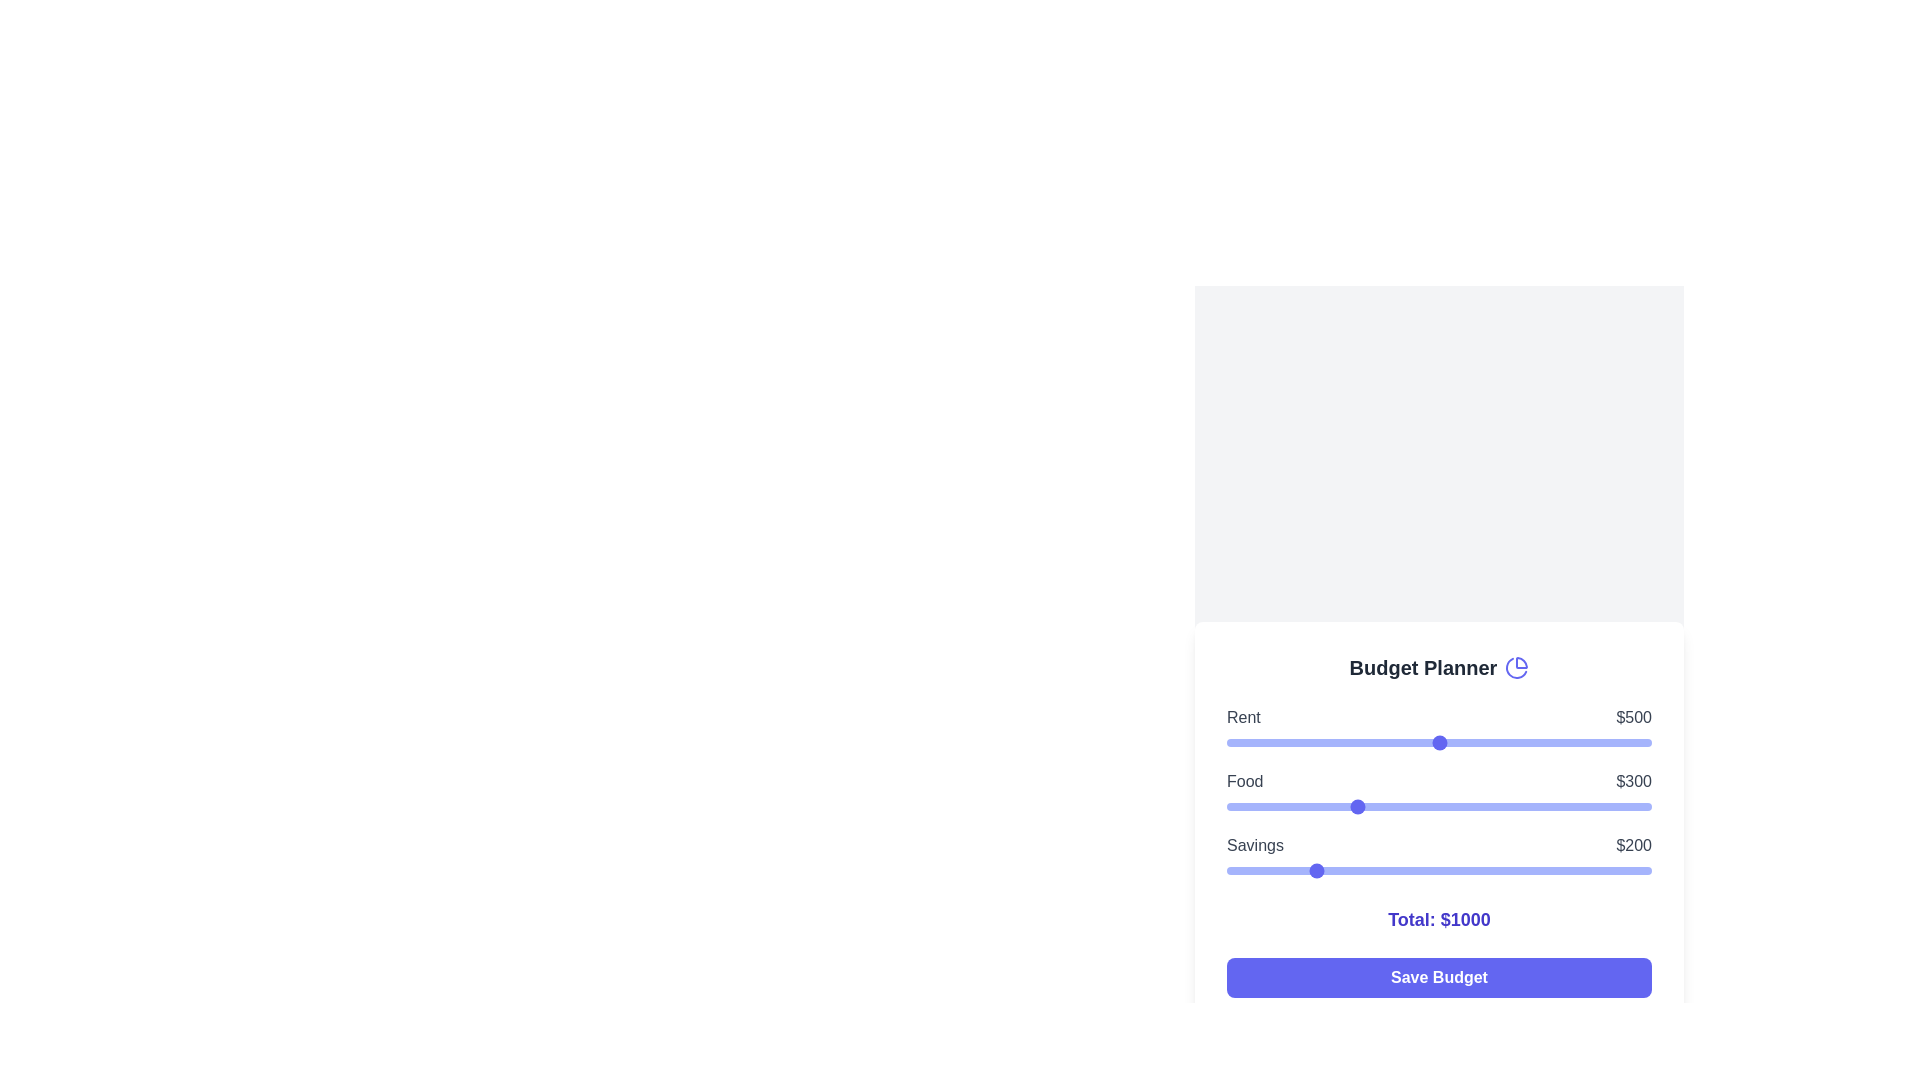 Image resolution: width=1920 pixels, height=1080 pixels. What do you see at coordinates (1438, 667) in the screenshot?
I see `the 'Budget Planner' title` at bounding box center [1438, 667].